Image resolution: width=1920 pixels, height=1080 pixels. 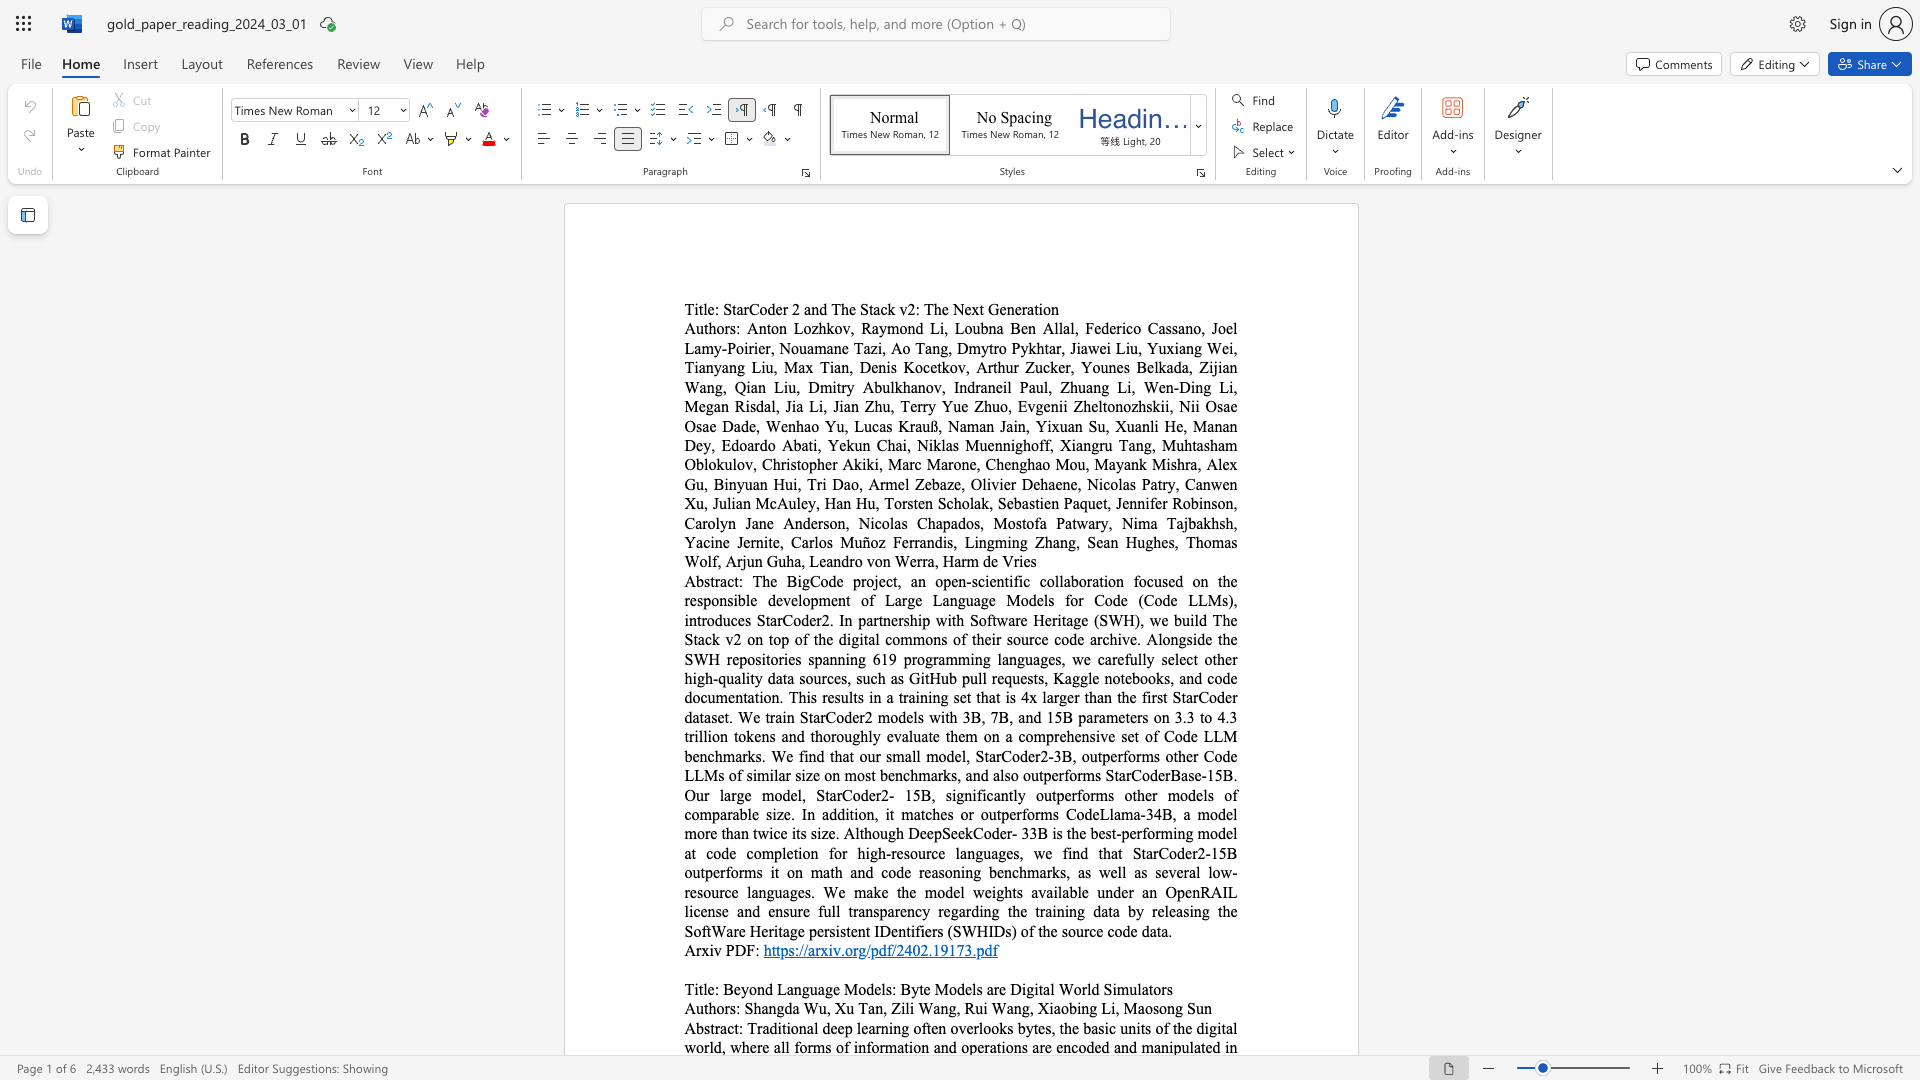 I want to click on the subset text "bin" within the text "Xiaobing Li,", so click(x=1067, y=1008).